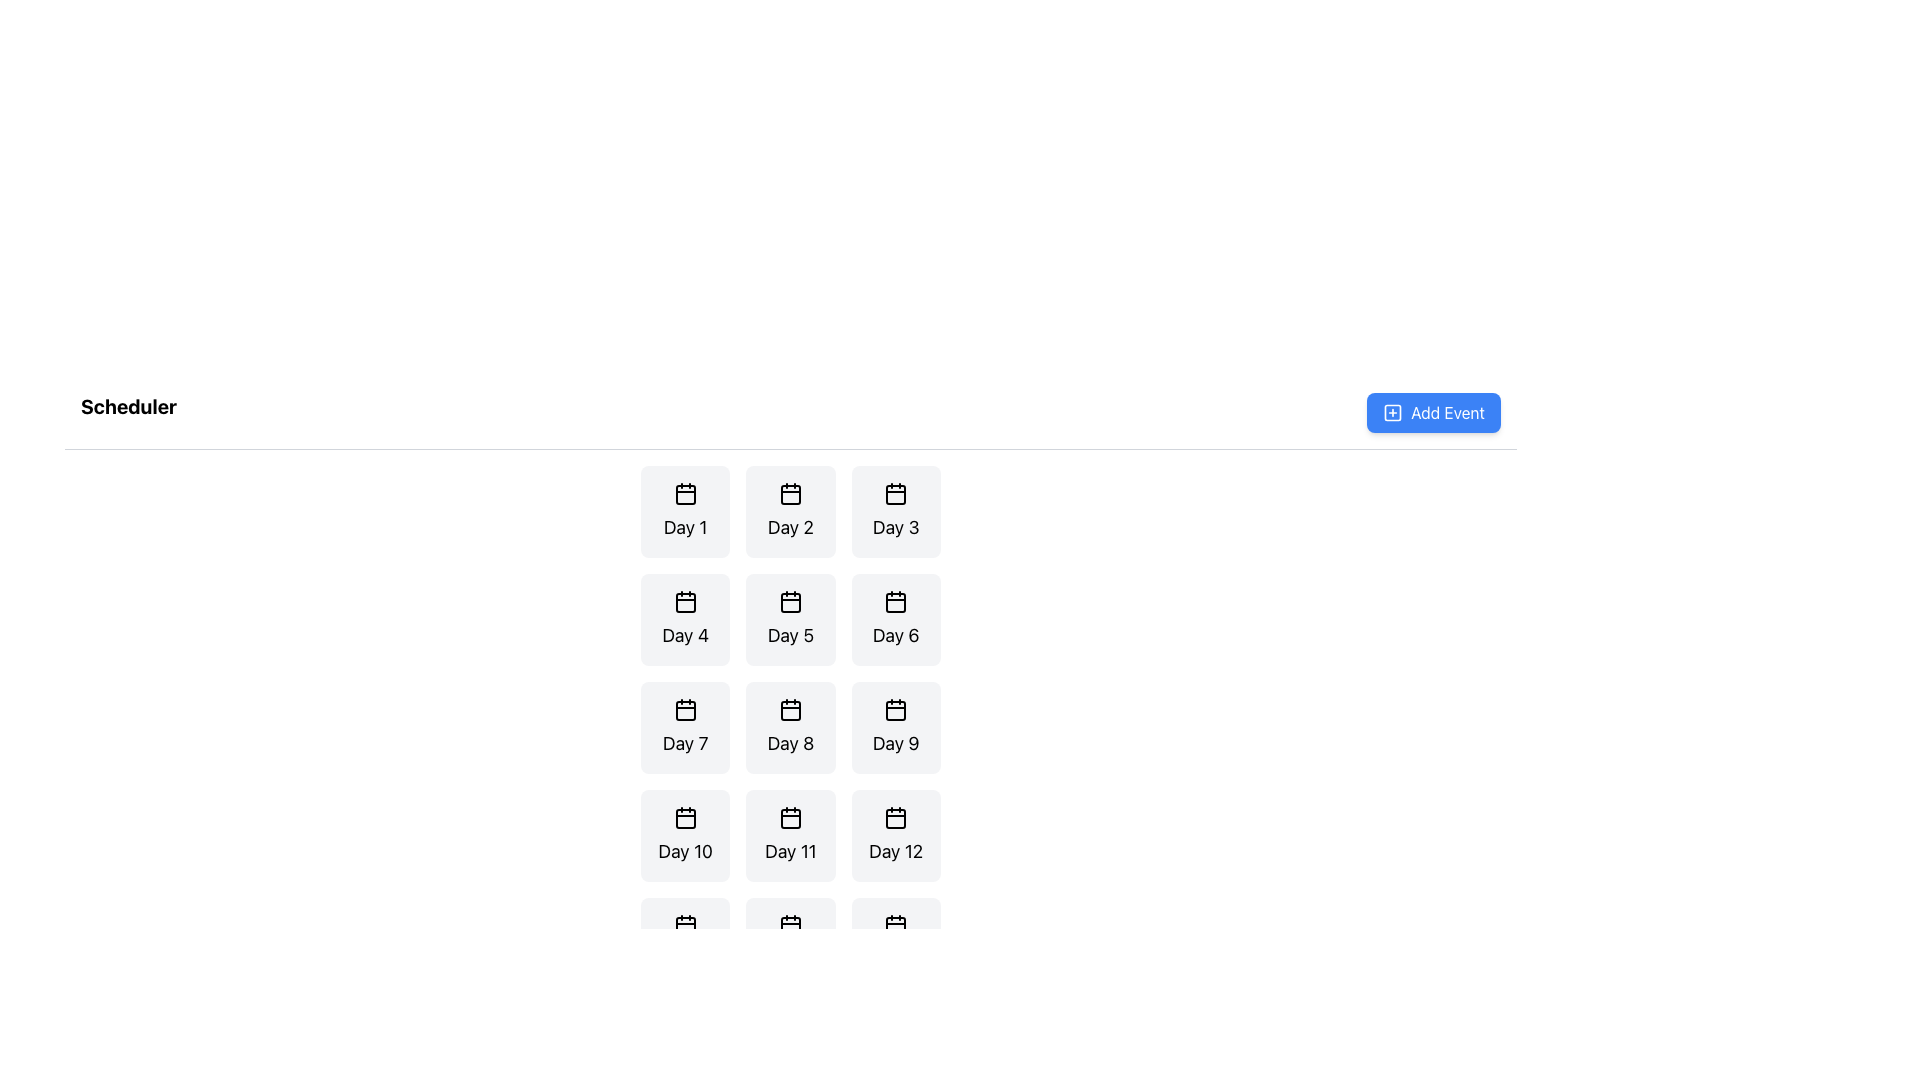 Image resolution: width=1920 pixels, height=1080 pixels. What do you see at coordinates (790, 926) in the screenshot?
I see `the rectangular shape with rounded corners that represents the inner display area of the calendar icon located under 'Day 12' in the bottom-most row of the calendar grid` at bounding box center [790, 926].